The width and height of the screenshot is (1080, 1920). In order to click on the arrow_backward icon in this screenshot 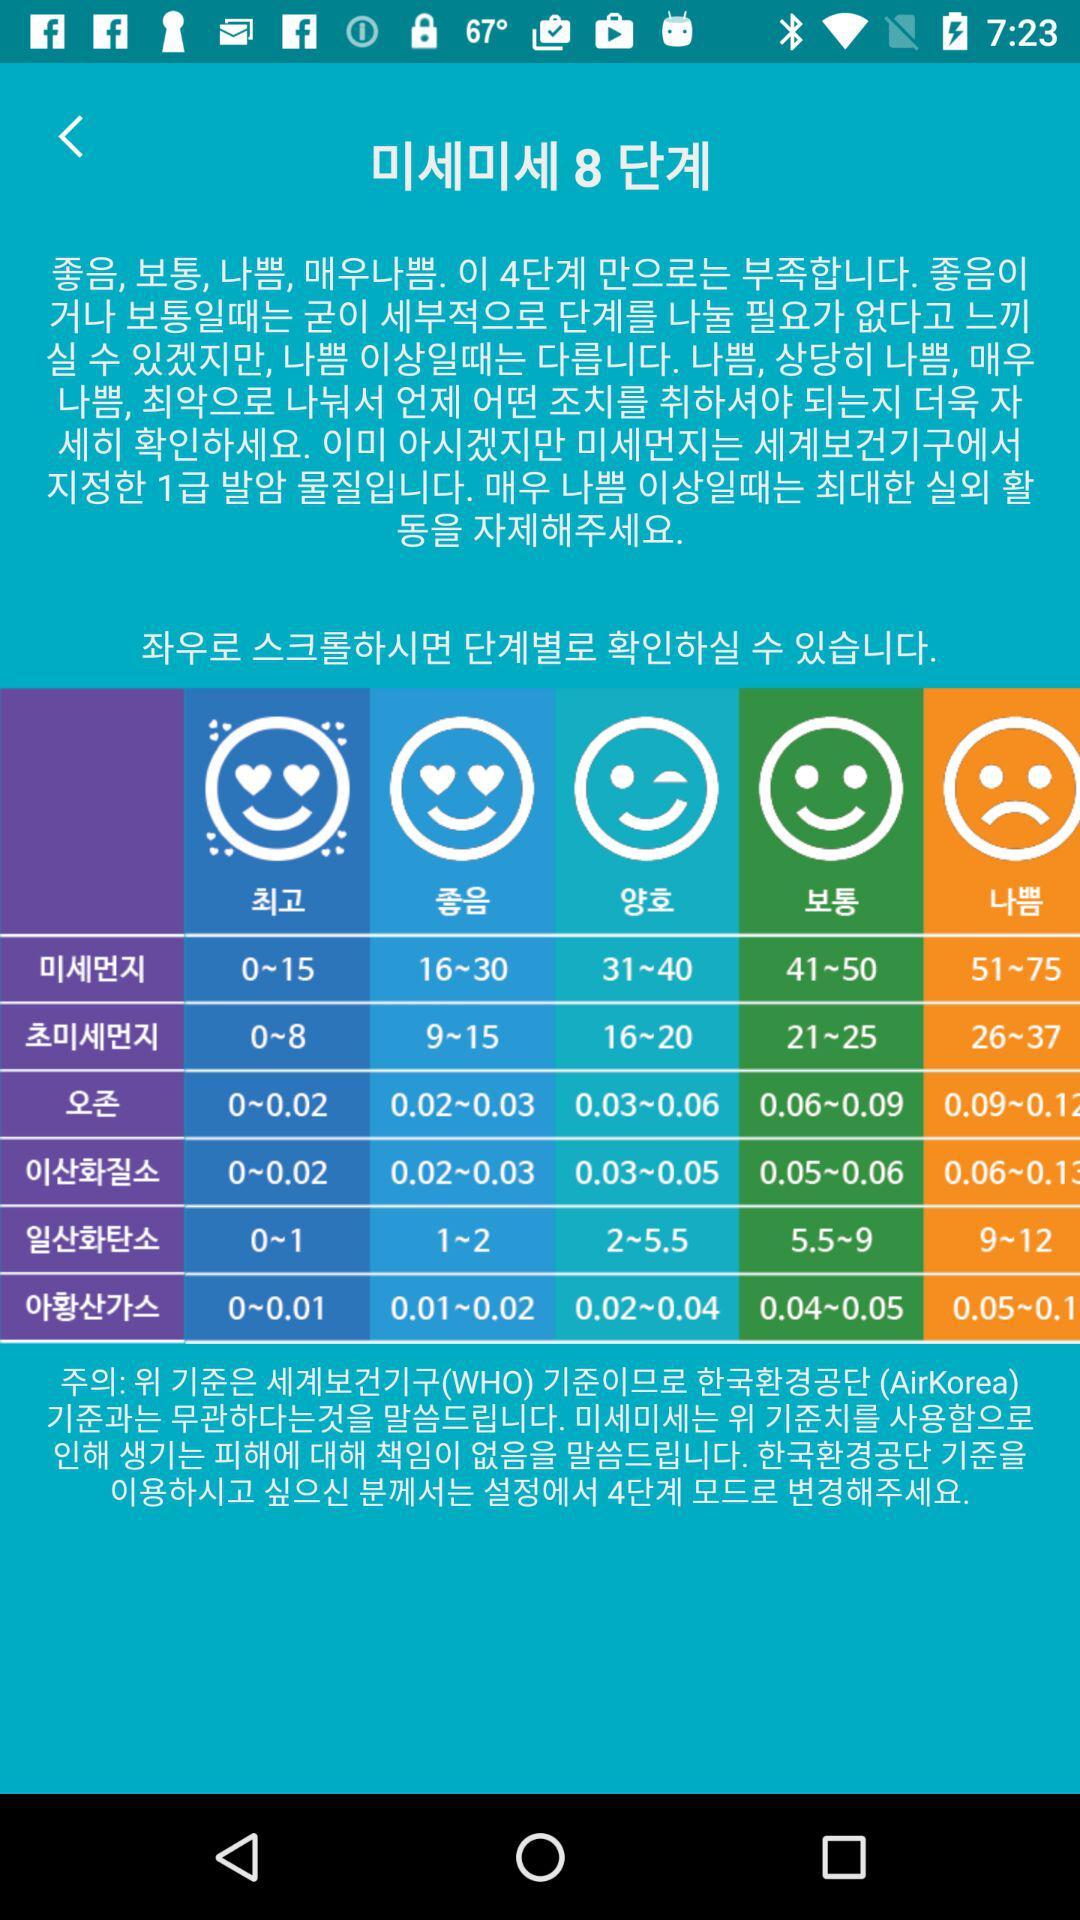, I will do `click(72, 135)`.